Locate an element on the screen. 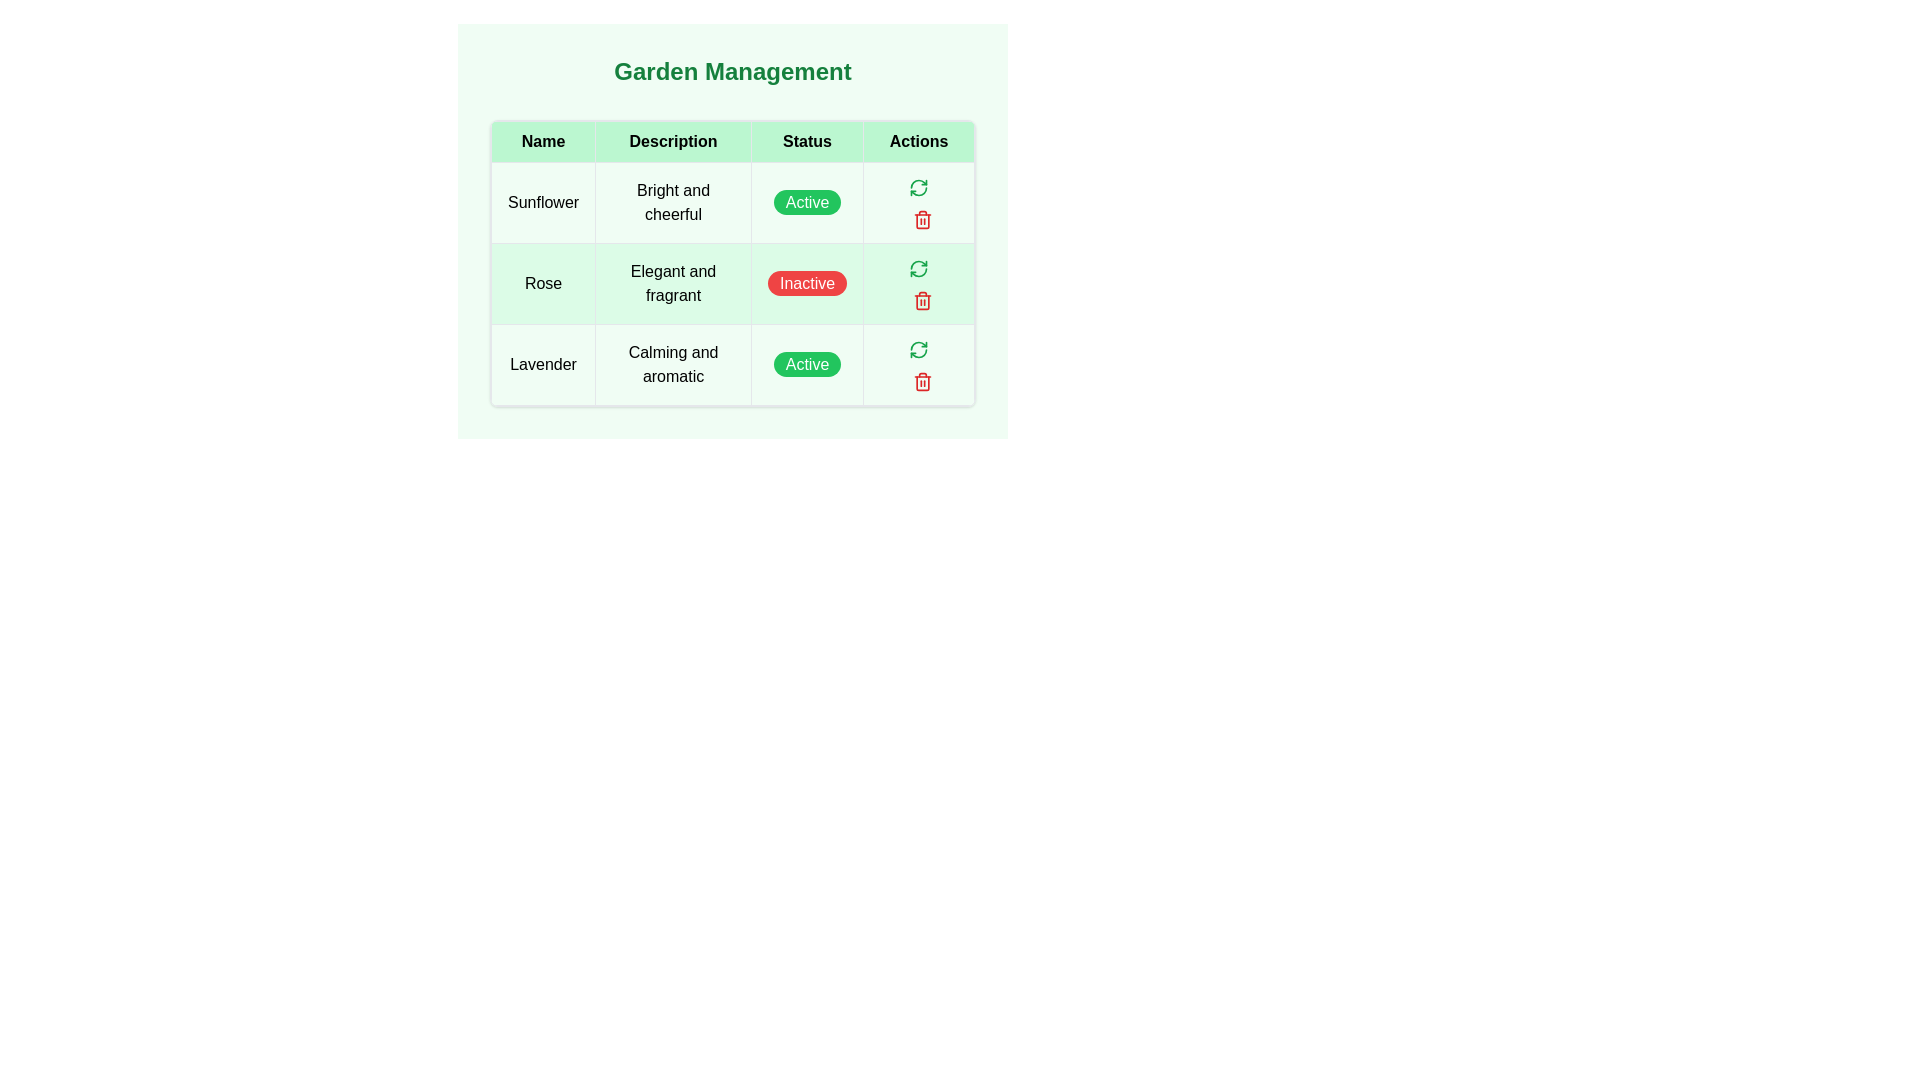 Image resolution: width=1920 pixels, height=1080 pixels. the refresh icon button in the Actions column for the Rose entry is located at coordinates (918, 184).